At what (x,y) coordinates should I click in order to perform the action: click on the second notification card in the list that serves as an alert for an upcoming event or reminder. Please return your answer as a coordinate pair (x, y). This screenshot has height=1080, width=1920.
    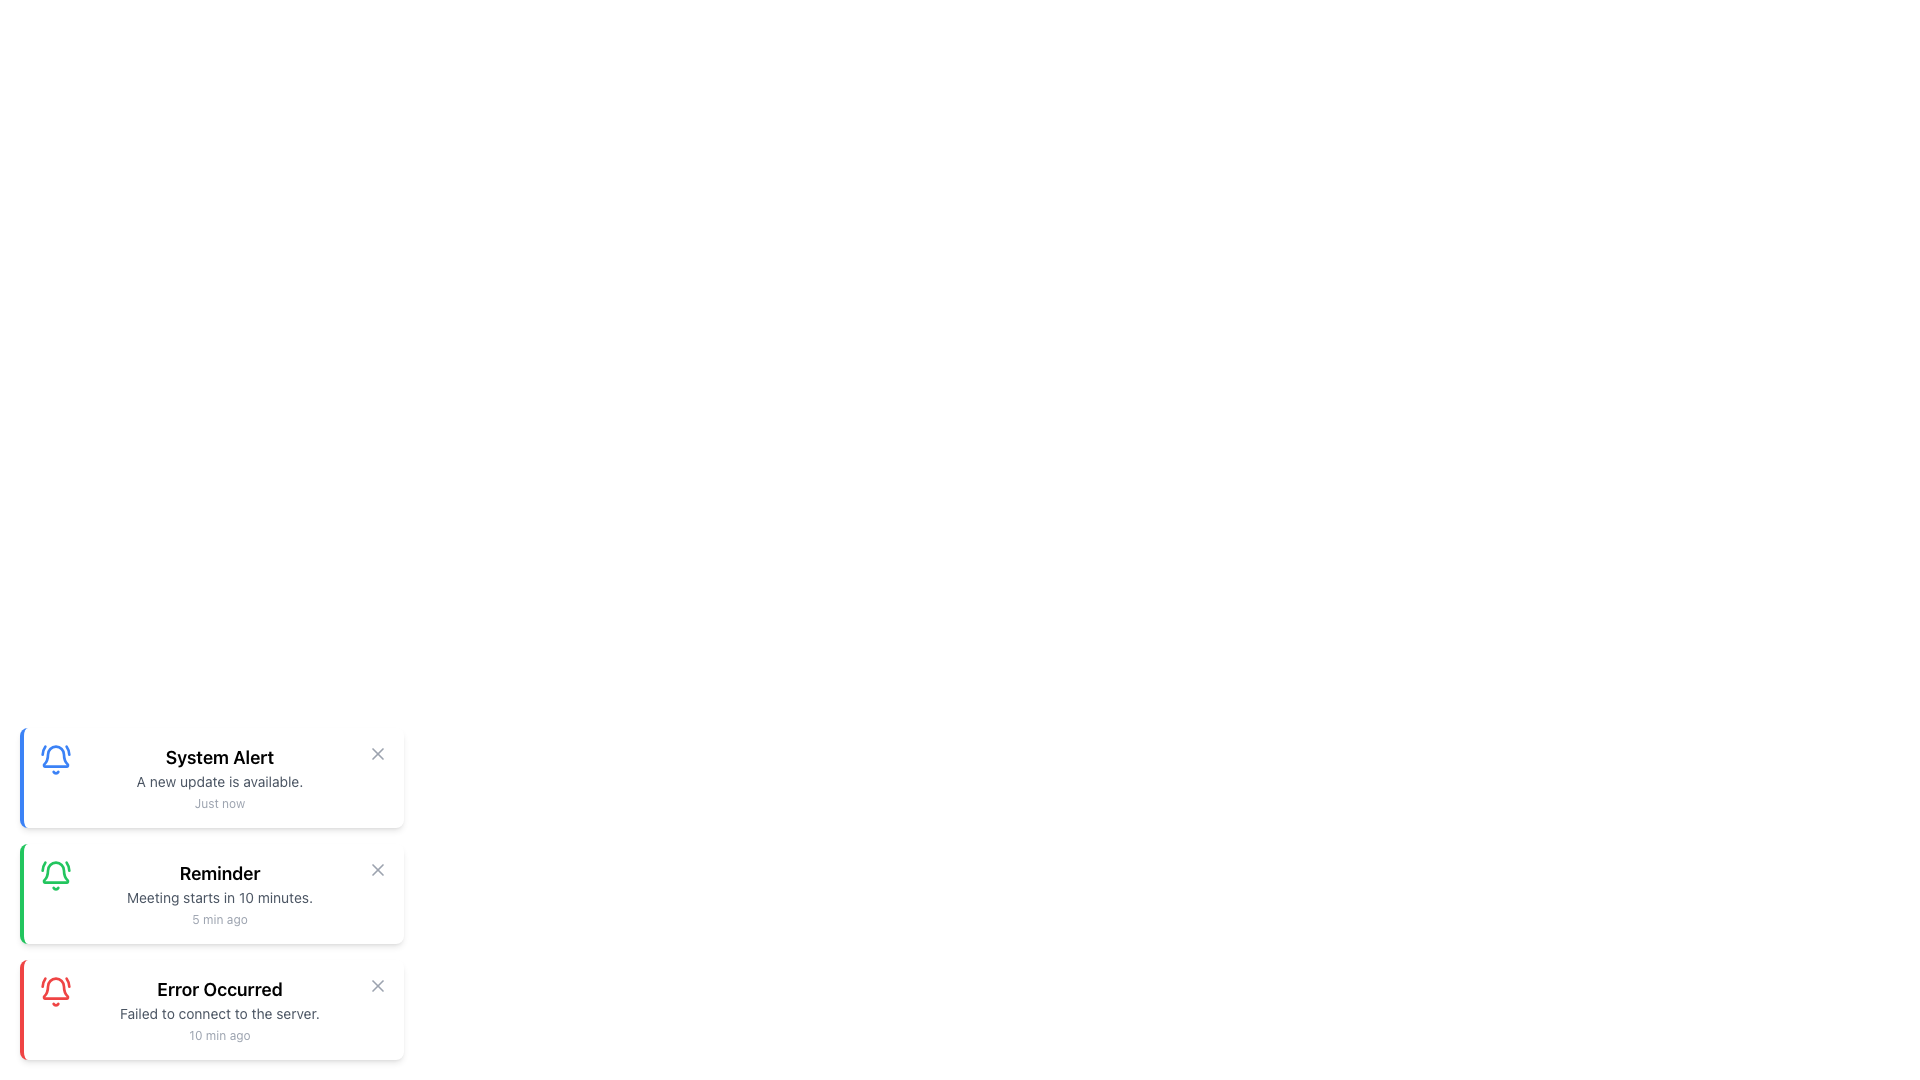
    Looking at the image, I should click on (220, 893).